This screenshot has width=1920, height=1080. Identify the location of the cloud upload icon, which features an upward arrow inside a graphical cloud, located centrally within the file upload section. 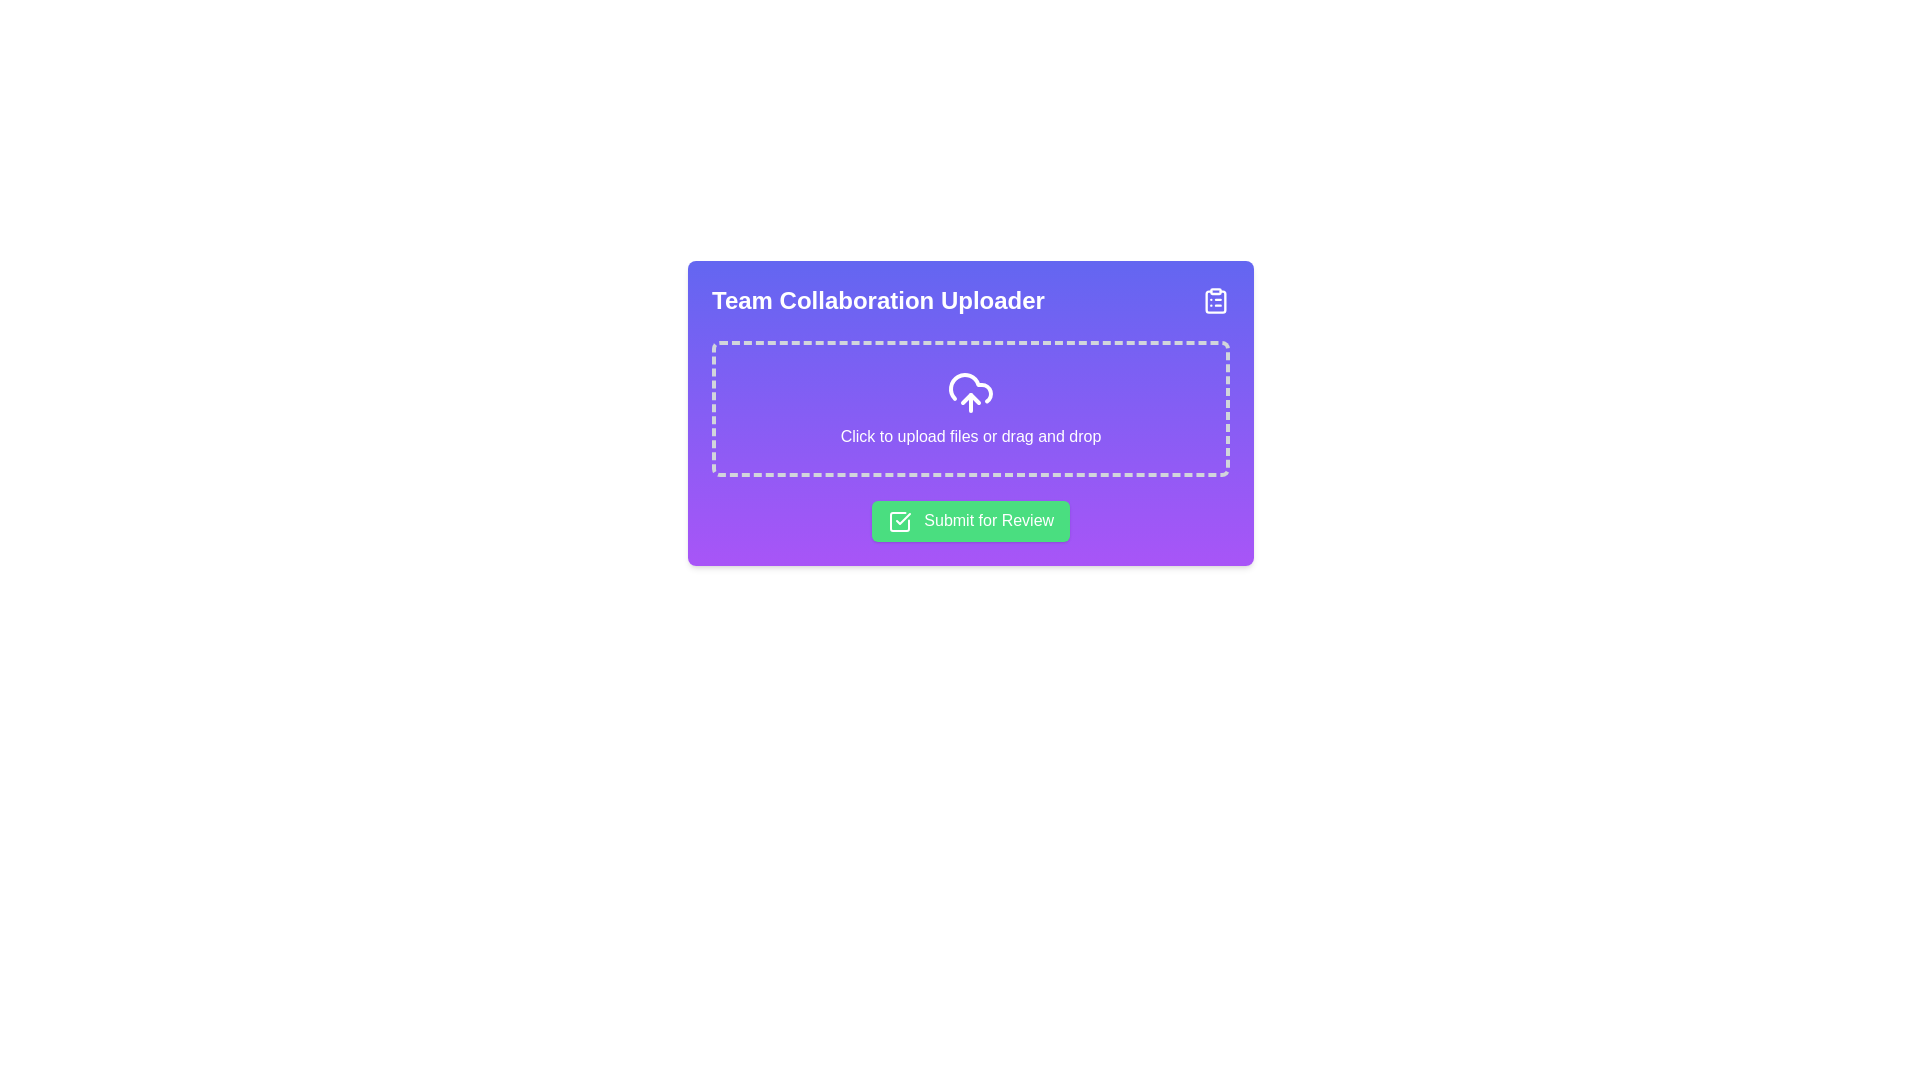
(970, 398).